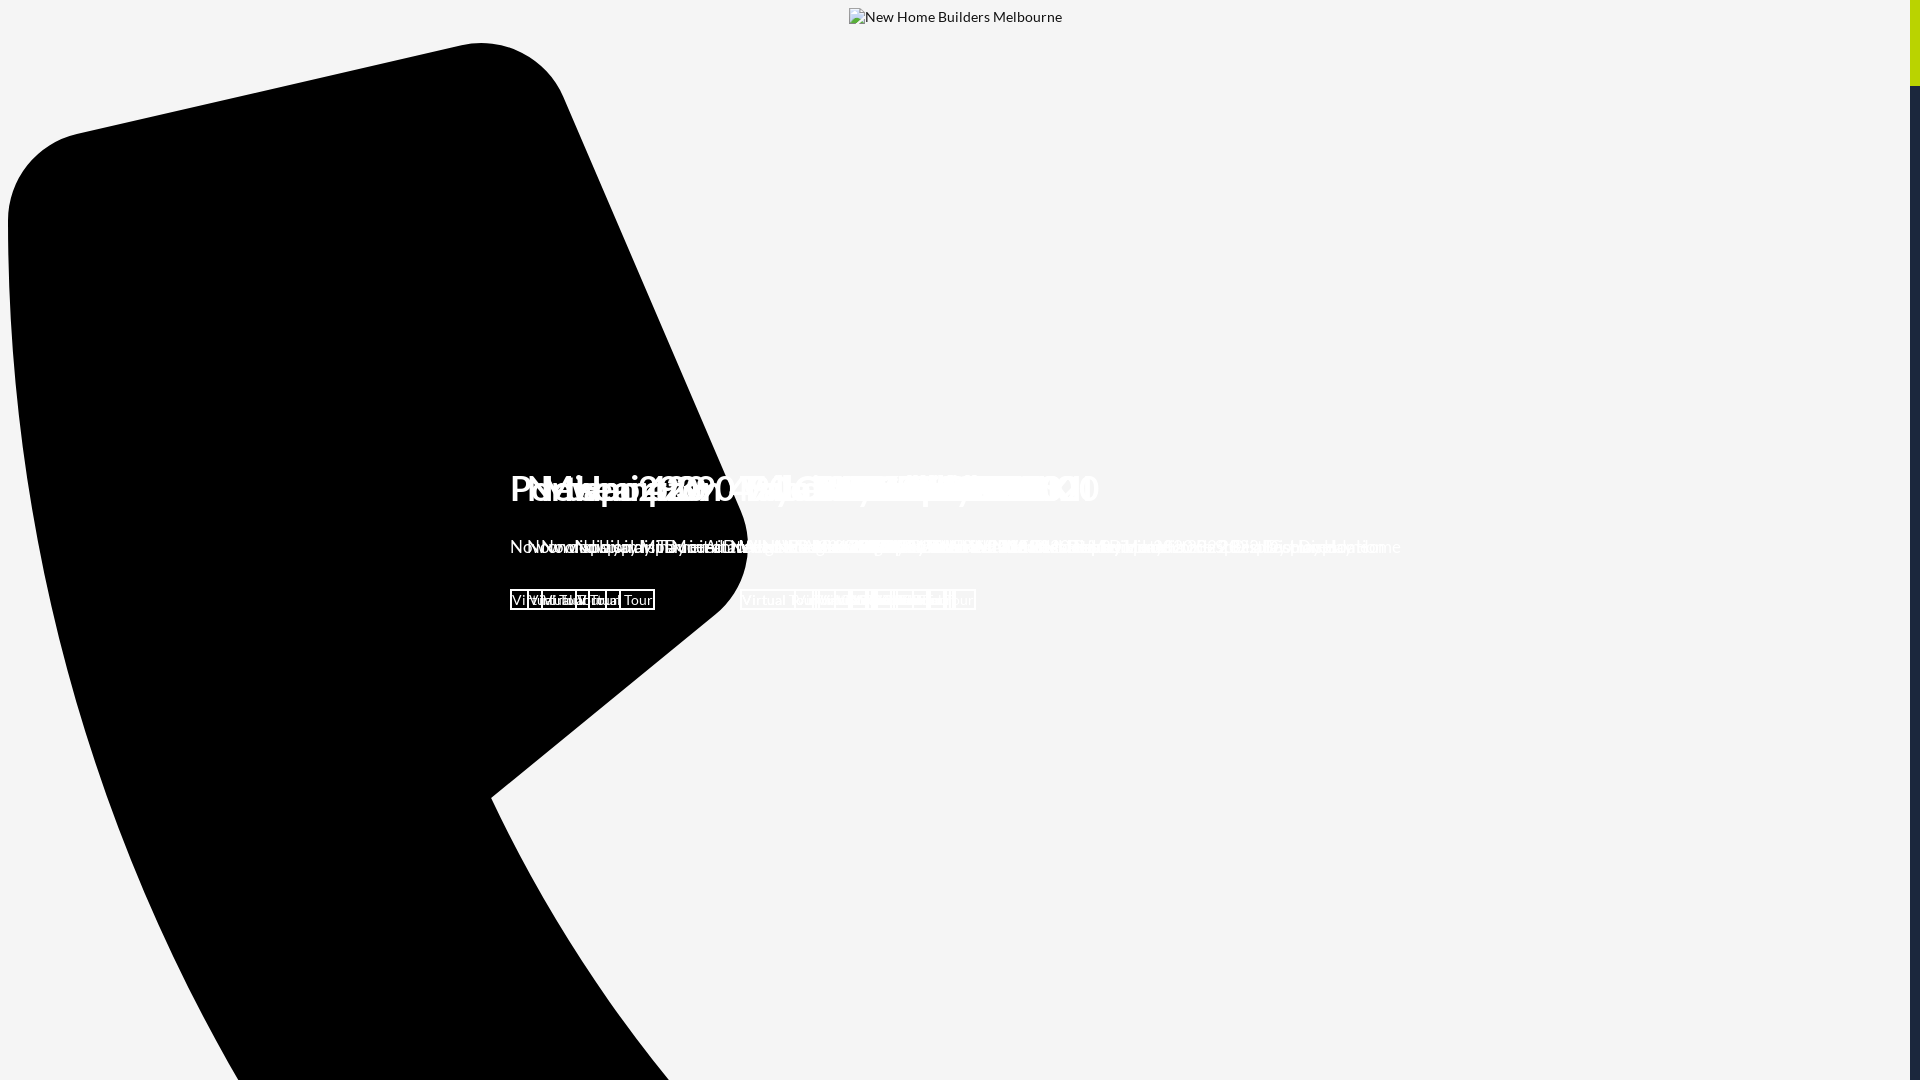  What do you see at coordinates (579, 598) in the screenshot?
I see `'Virtual Tour'` at bounding box center [579, 598].